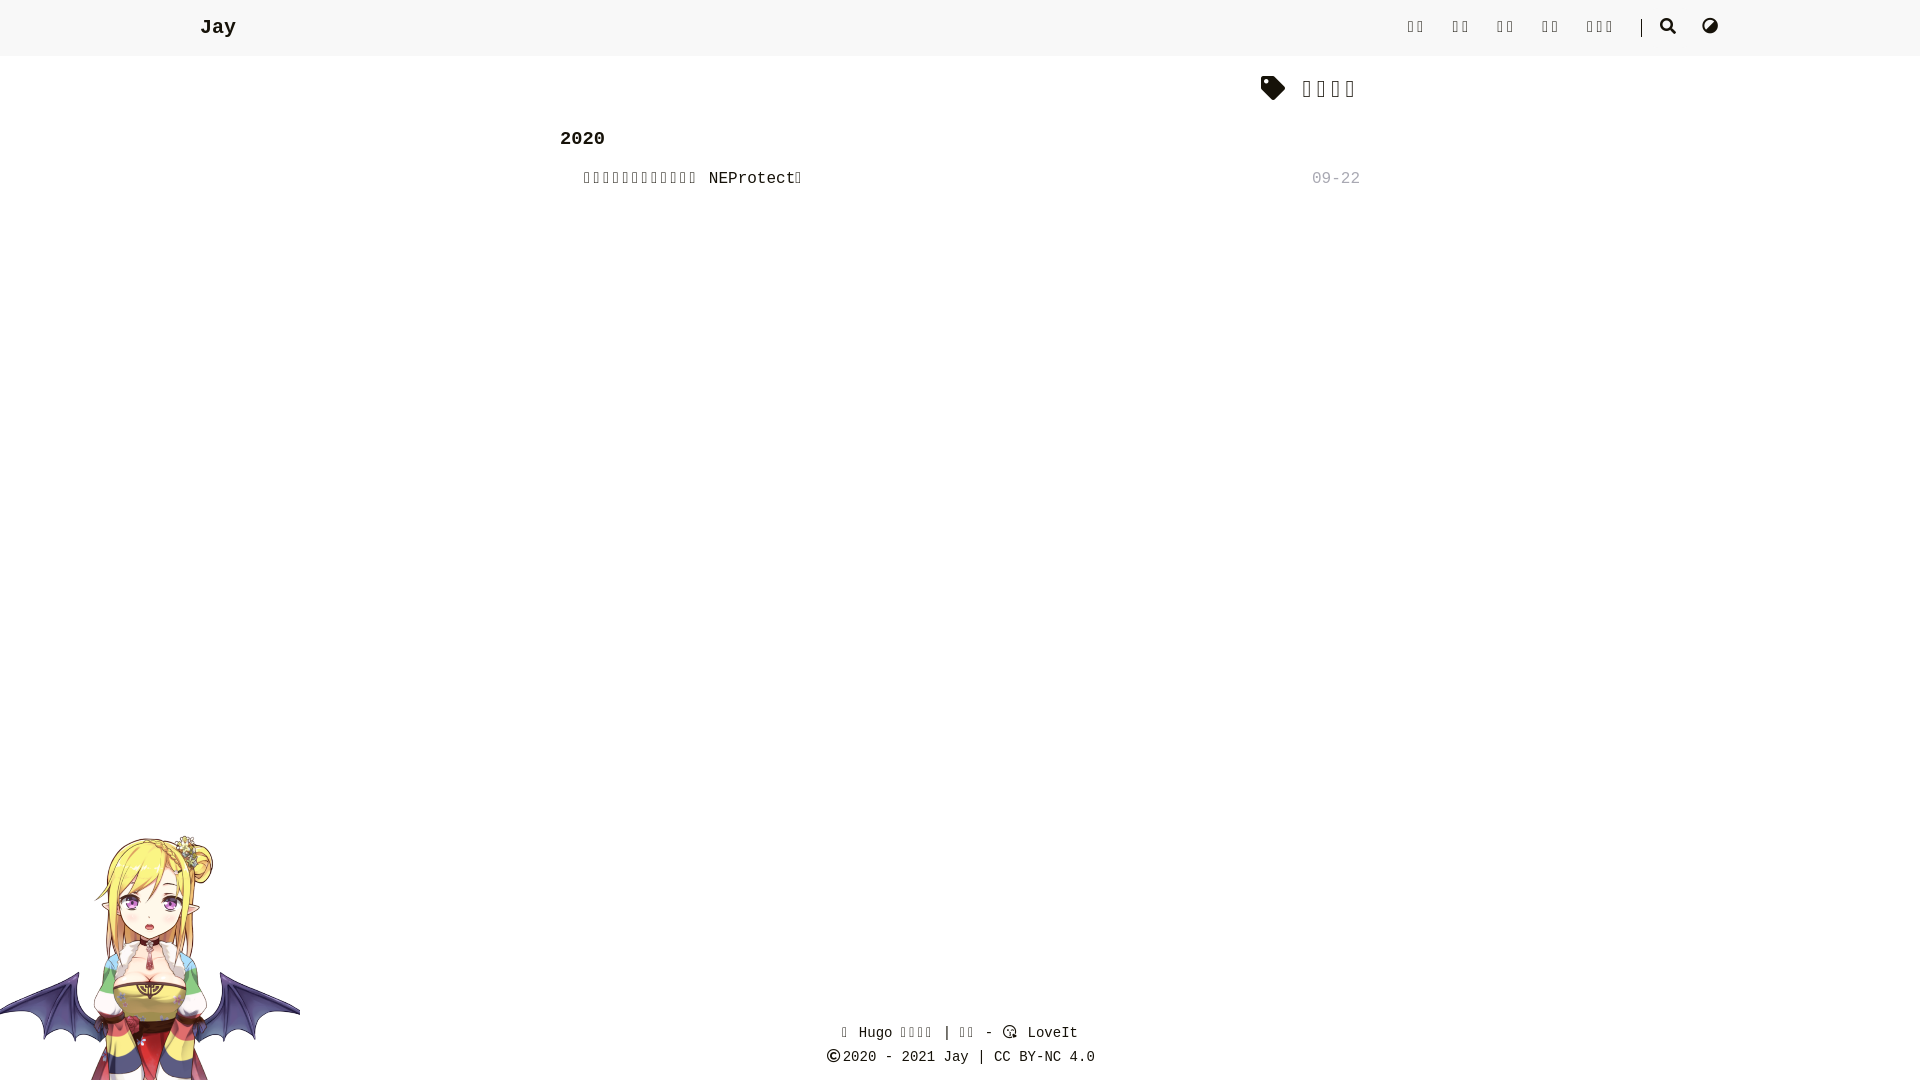 The width and height of the screenshot is (1920, 1080). What do you see at coordinates (200, 27) in the screenshot?
I see `'Jay'` at bounding box center [200, 27].